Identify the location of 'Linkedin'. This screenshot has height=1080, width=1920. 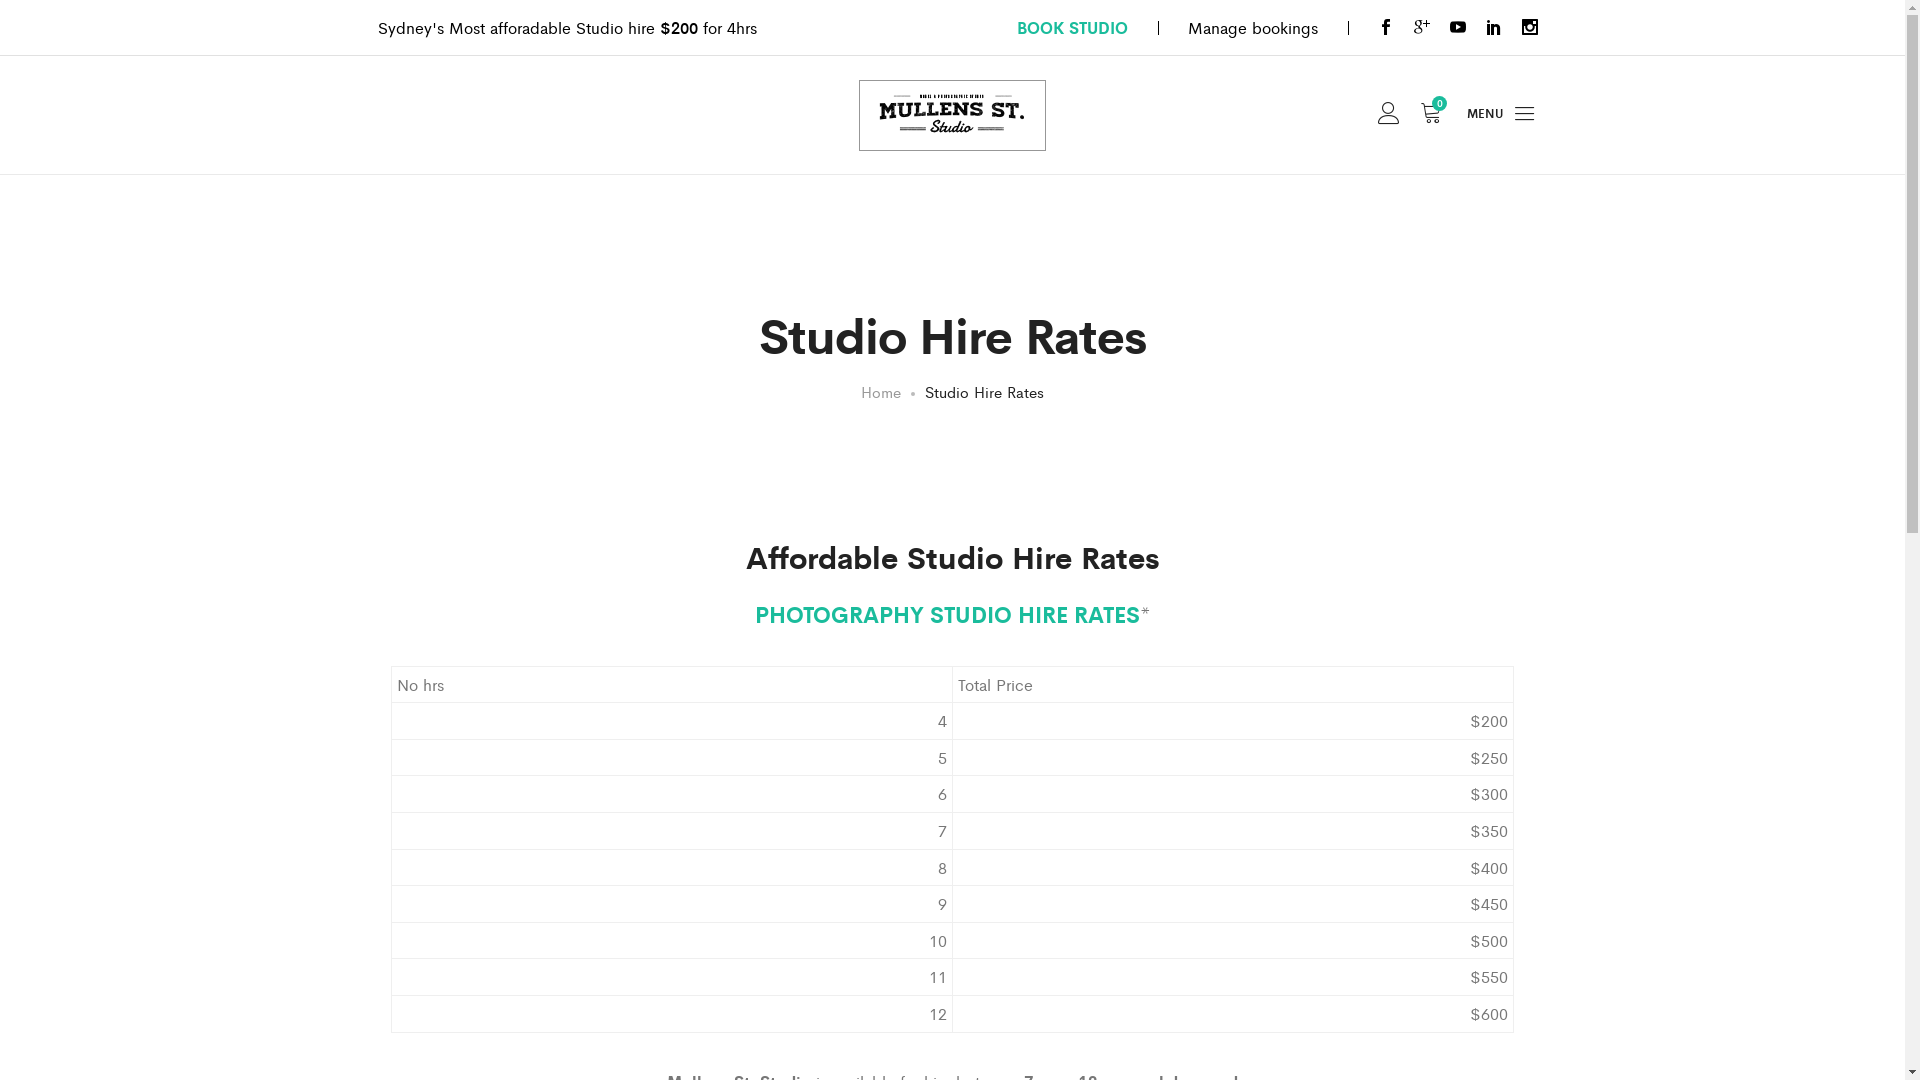
(1493, 27).